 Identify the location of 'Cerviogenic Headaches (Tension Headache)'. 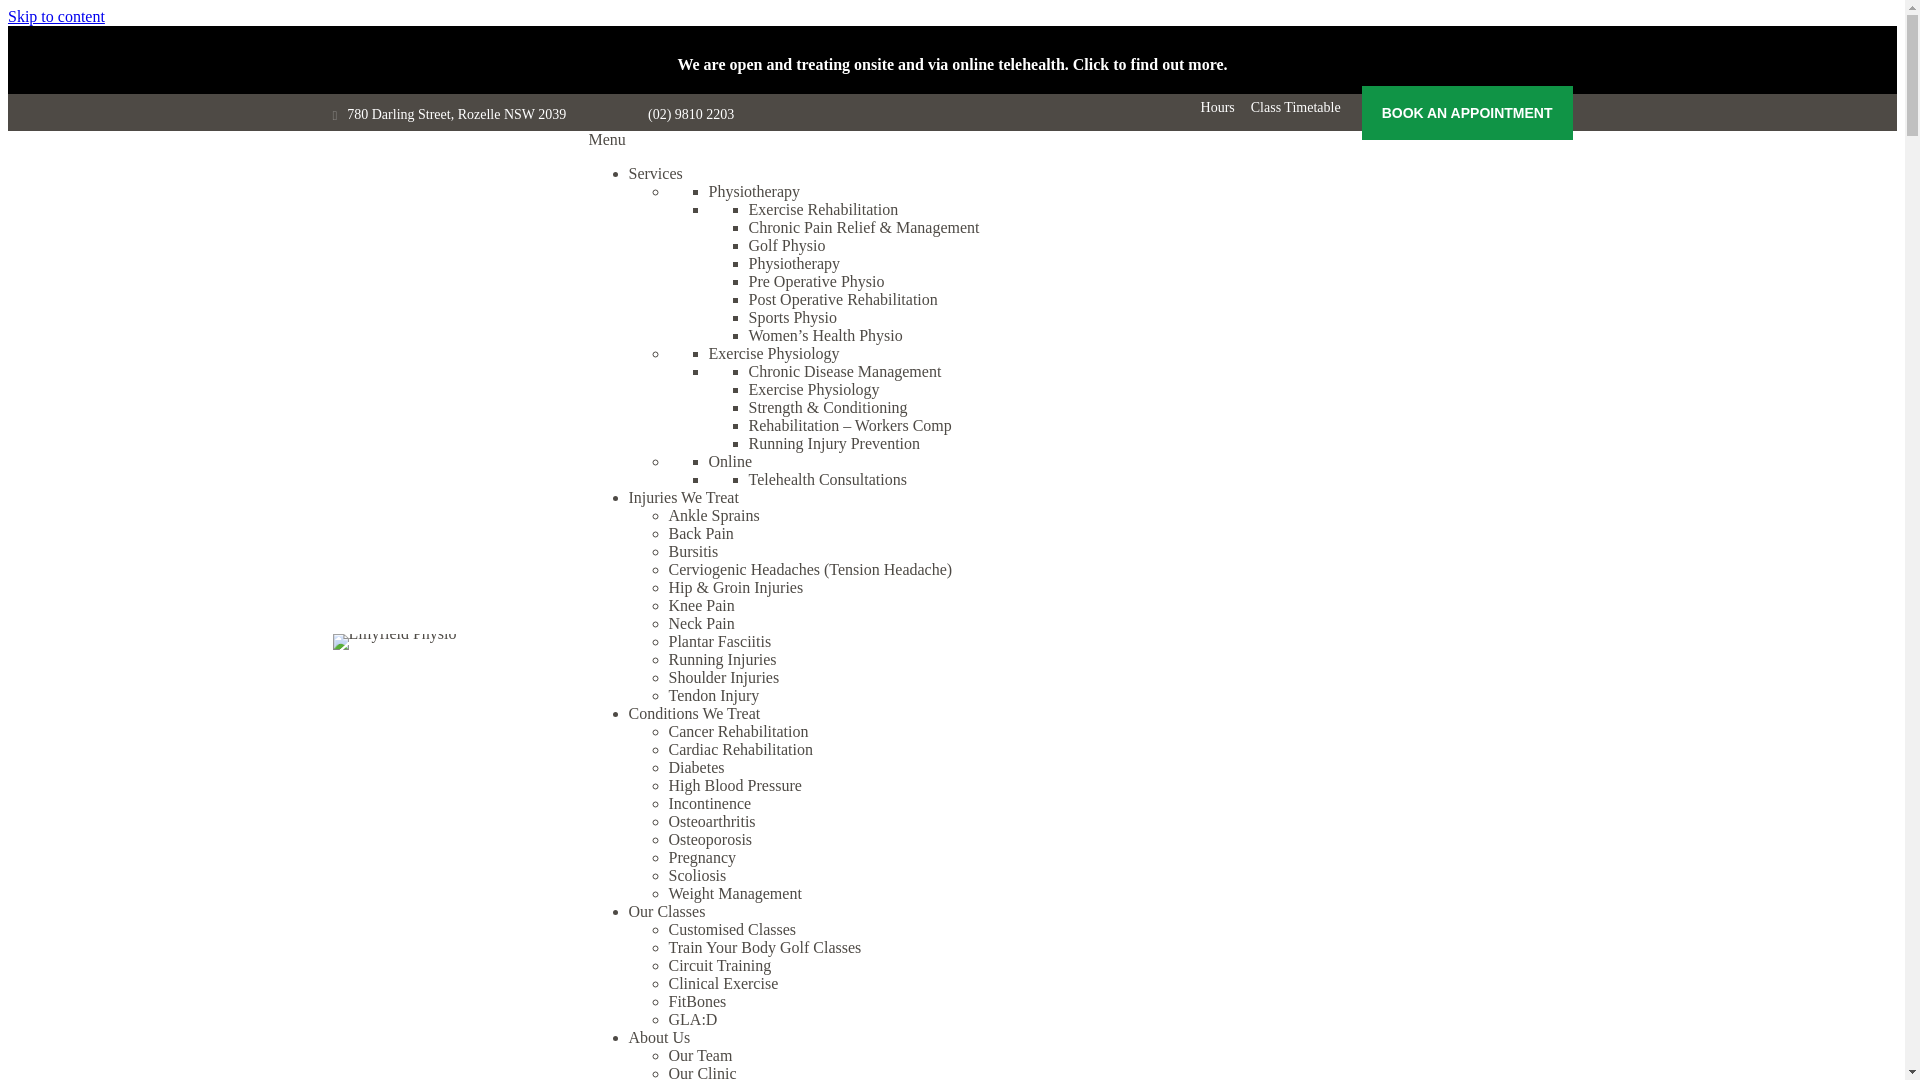
(810, 569).